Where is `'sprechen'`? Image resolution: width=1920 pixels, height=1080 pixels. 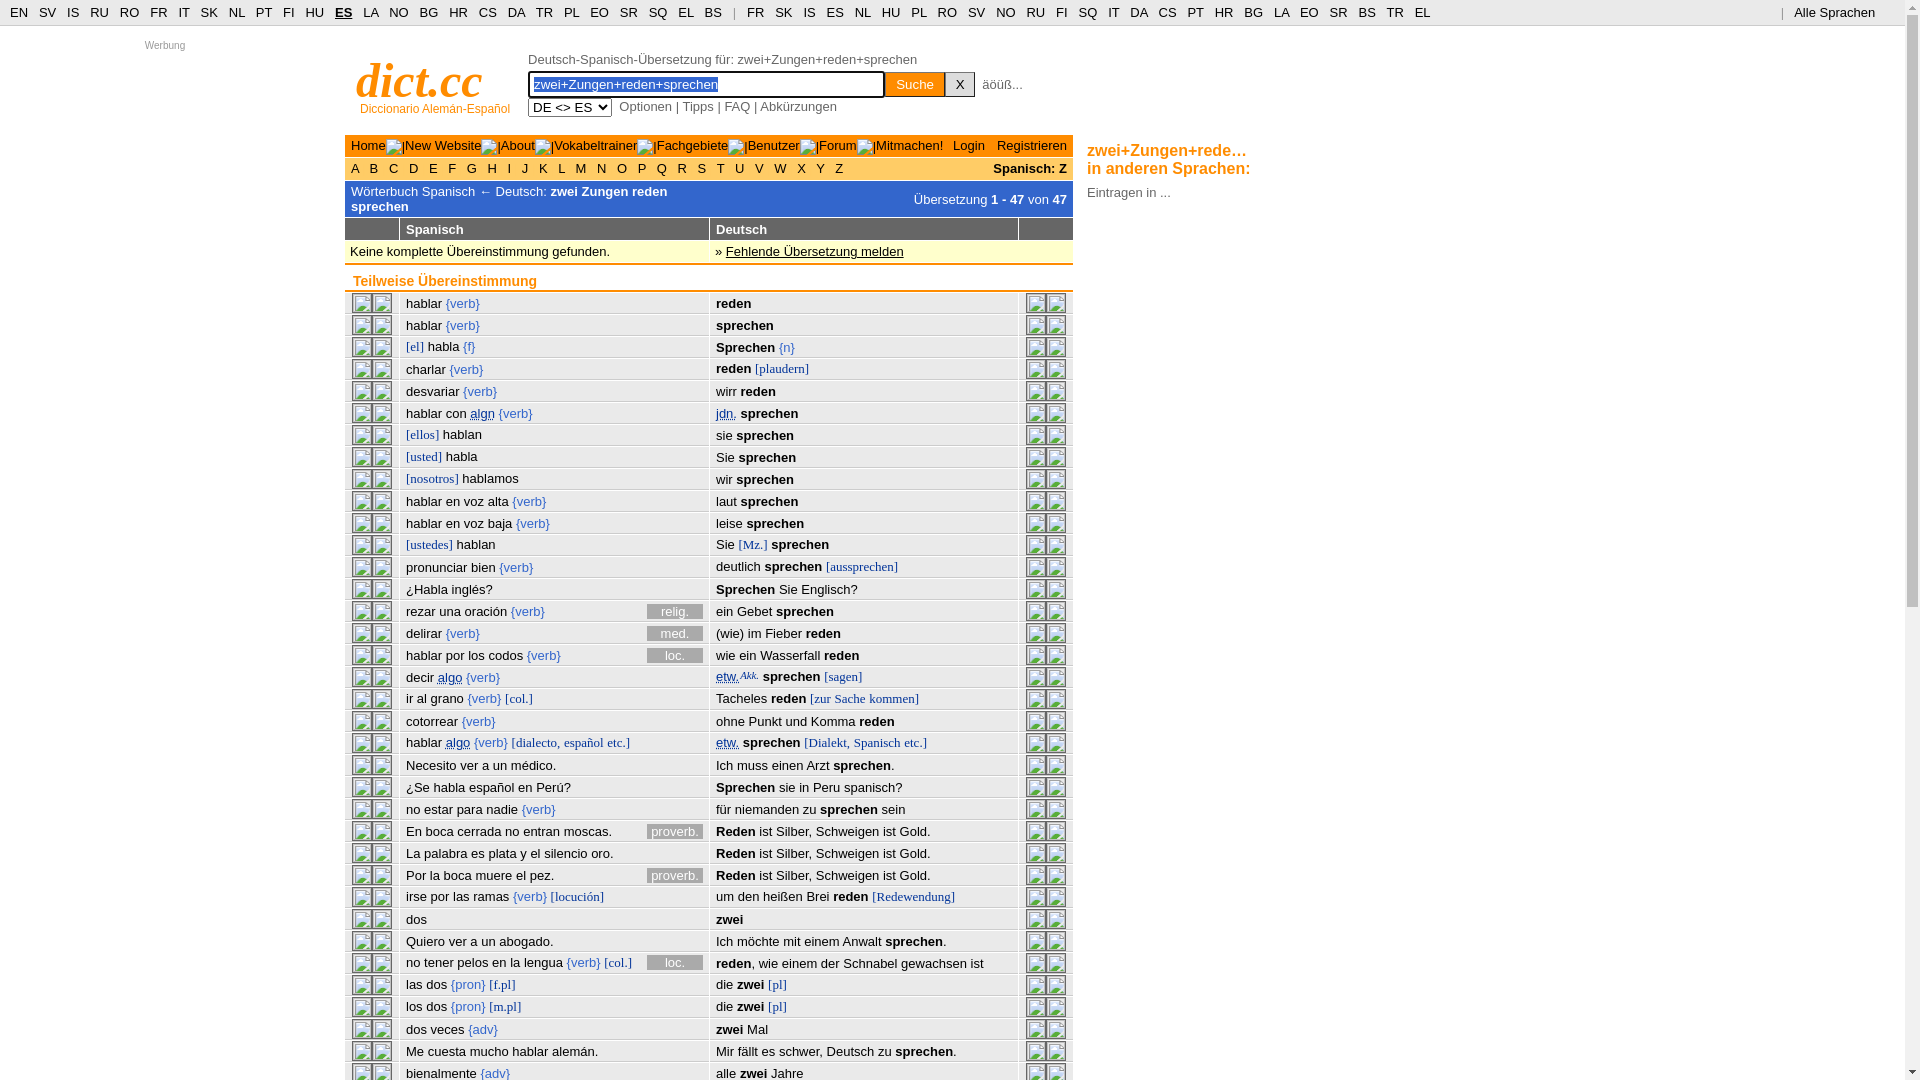 'sprechen' is located at coordinates (743, 324).